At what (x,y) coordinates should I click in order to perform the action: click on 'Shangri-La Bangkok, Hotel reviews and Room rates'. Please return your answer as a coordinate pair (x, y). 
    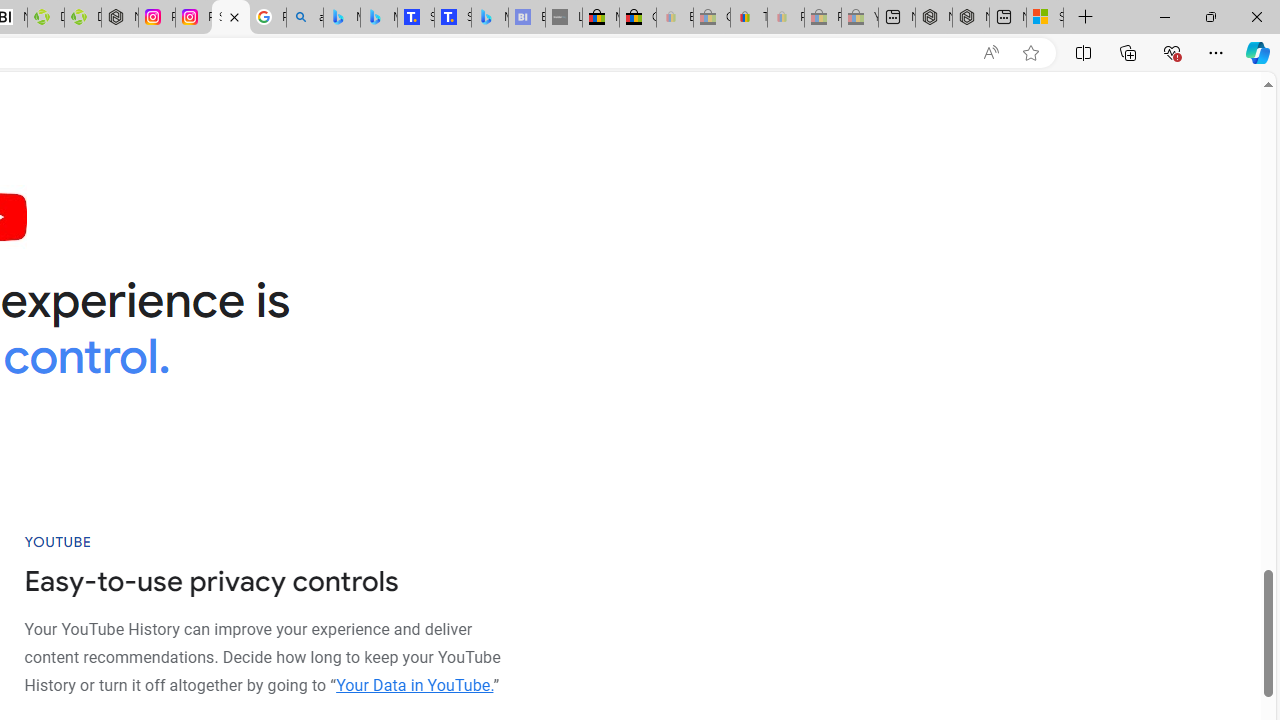
    Looking at the image, I should click on (452, 17).